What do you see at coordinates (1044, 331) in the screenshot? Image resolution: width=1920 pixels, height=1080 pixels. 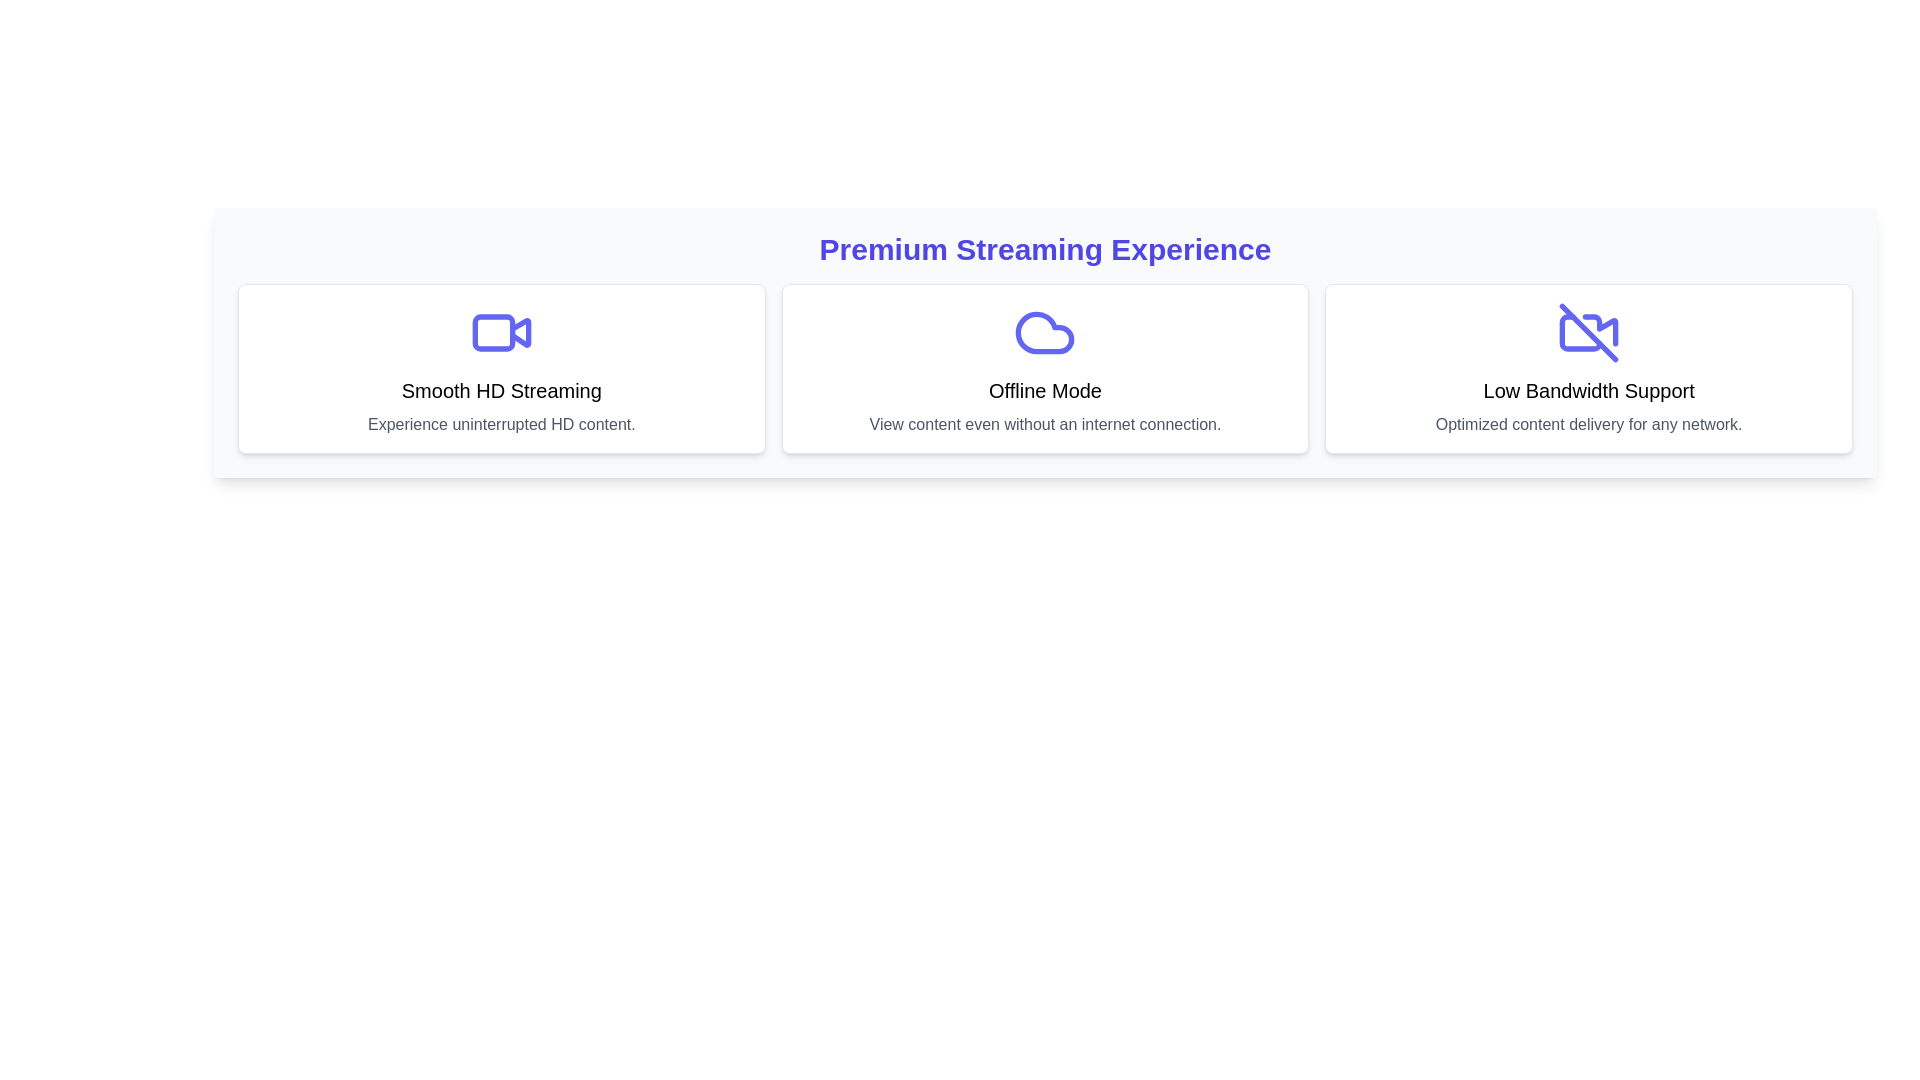 I see `the cloud icon located at the center of the 'Offline Mode' card` at bounding box center [1044, 331].